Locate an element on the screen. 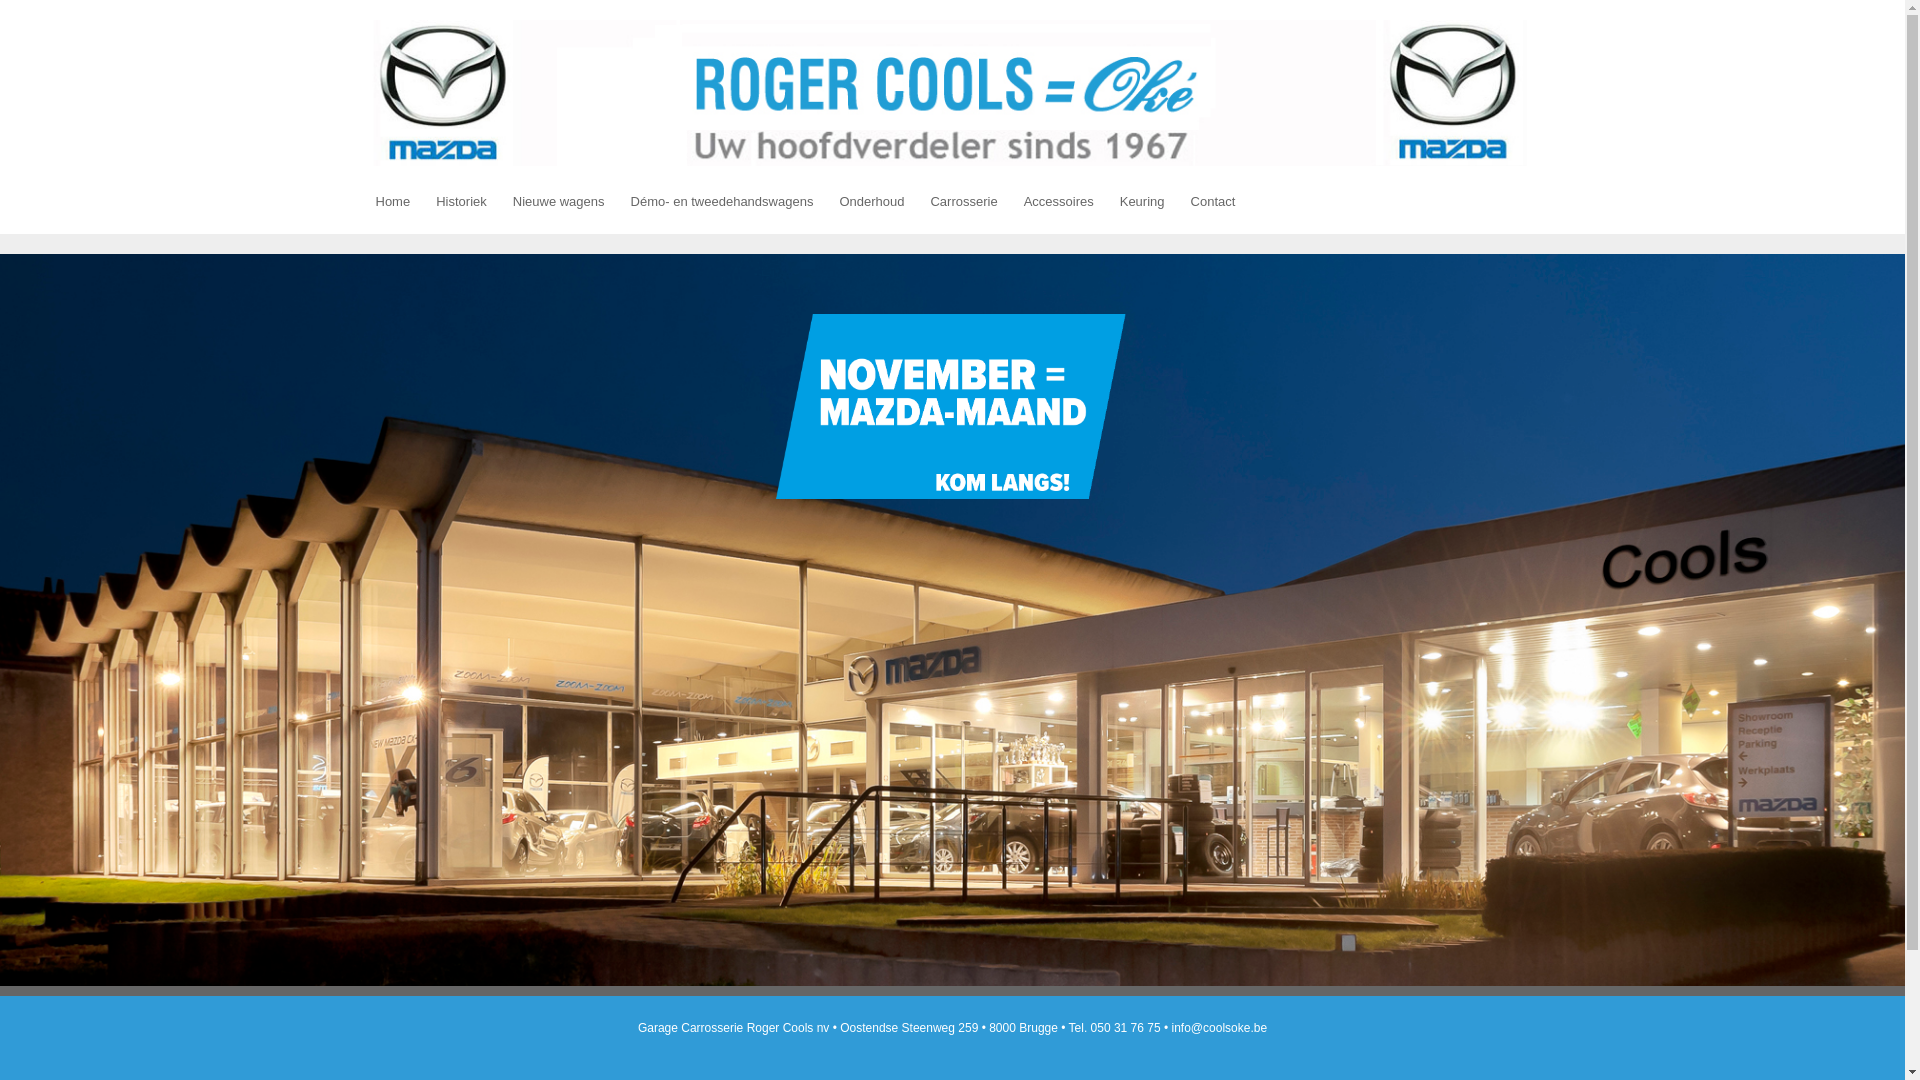  'Onderhoud' is located at coordinates (871, 202).